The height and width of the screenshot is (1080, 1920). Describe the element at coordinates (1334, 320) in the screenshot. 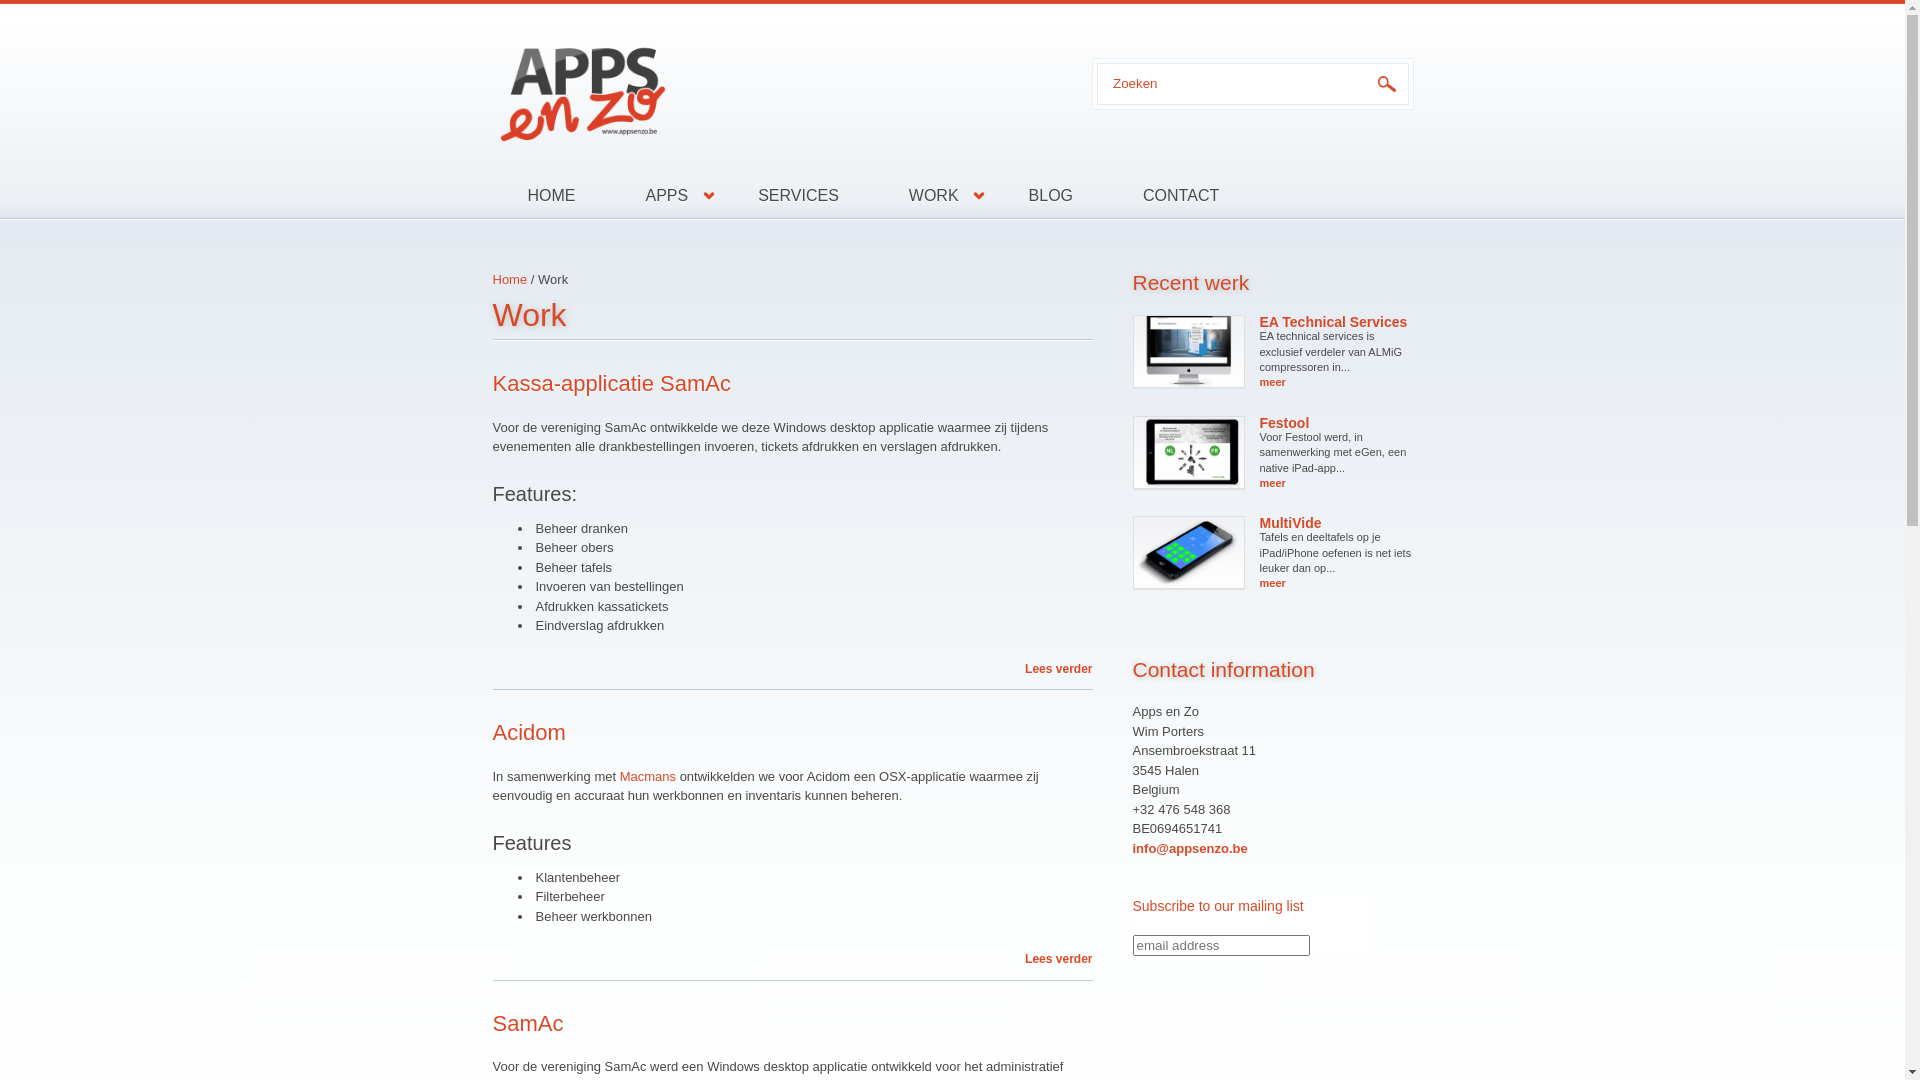

I see `'EA Technical Services'` at that location.